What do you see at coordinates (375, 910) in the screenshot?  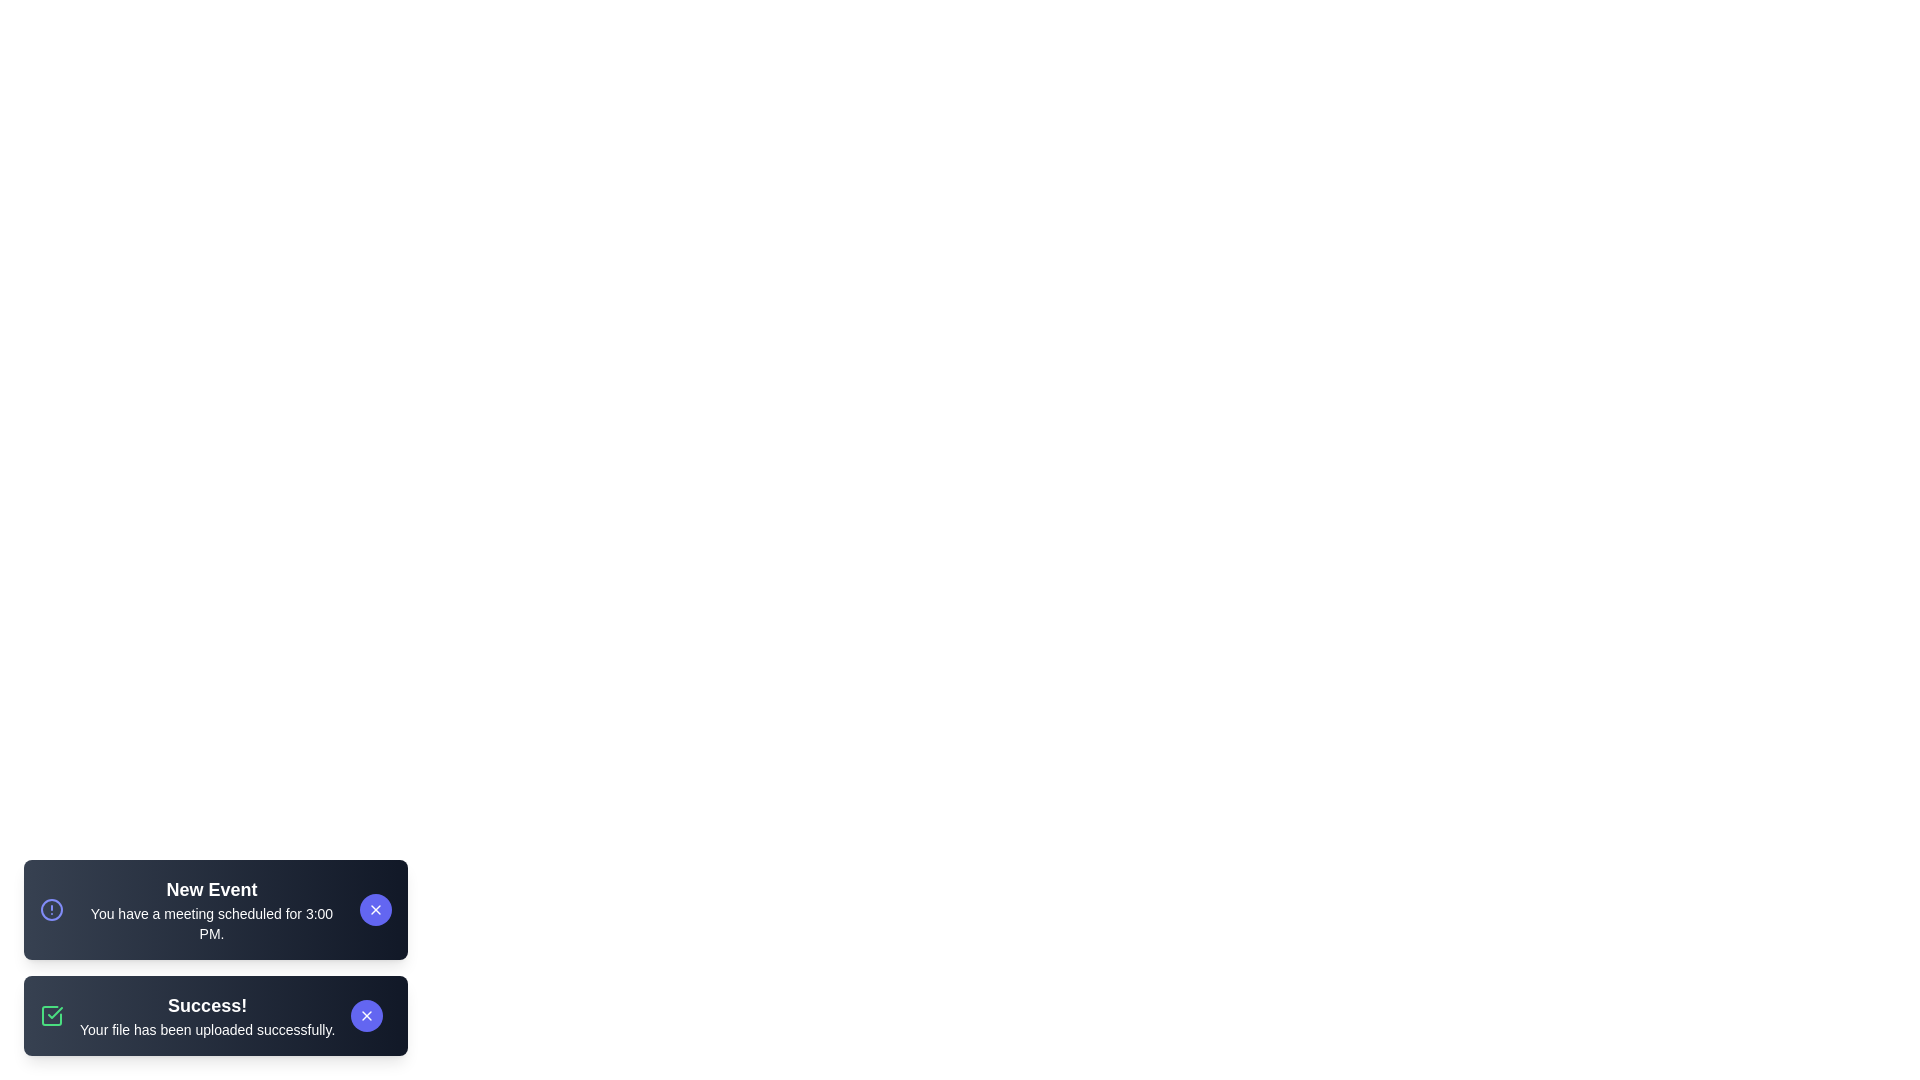 I see `the close button of the 'New Event' notification` at bounding box center [375, 910].